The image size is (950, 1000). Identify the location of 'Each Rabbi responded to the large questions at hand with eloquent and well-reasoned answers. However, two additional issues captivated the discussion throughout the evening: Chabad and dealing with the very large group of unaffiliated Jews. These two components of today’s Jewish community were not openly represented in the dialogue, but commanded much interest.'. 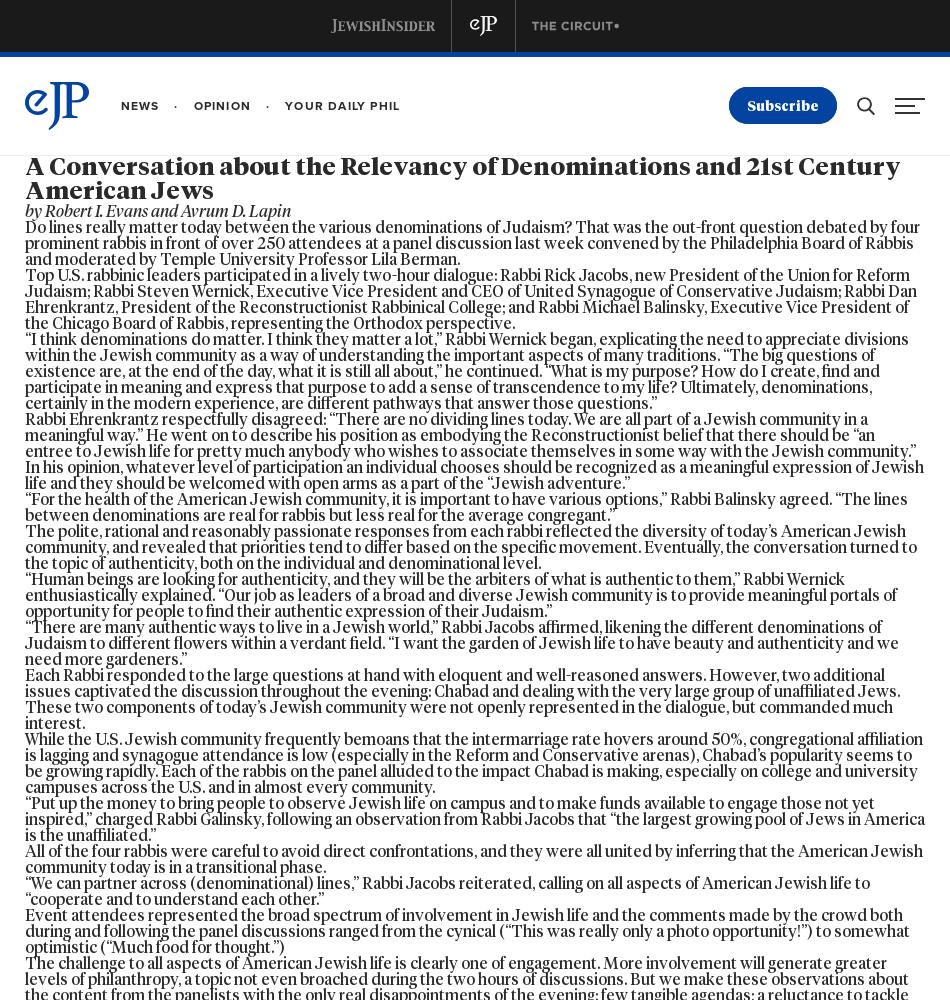
(461, 698).